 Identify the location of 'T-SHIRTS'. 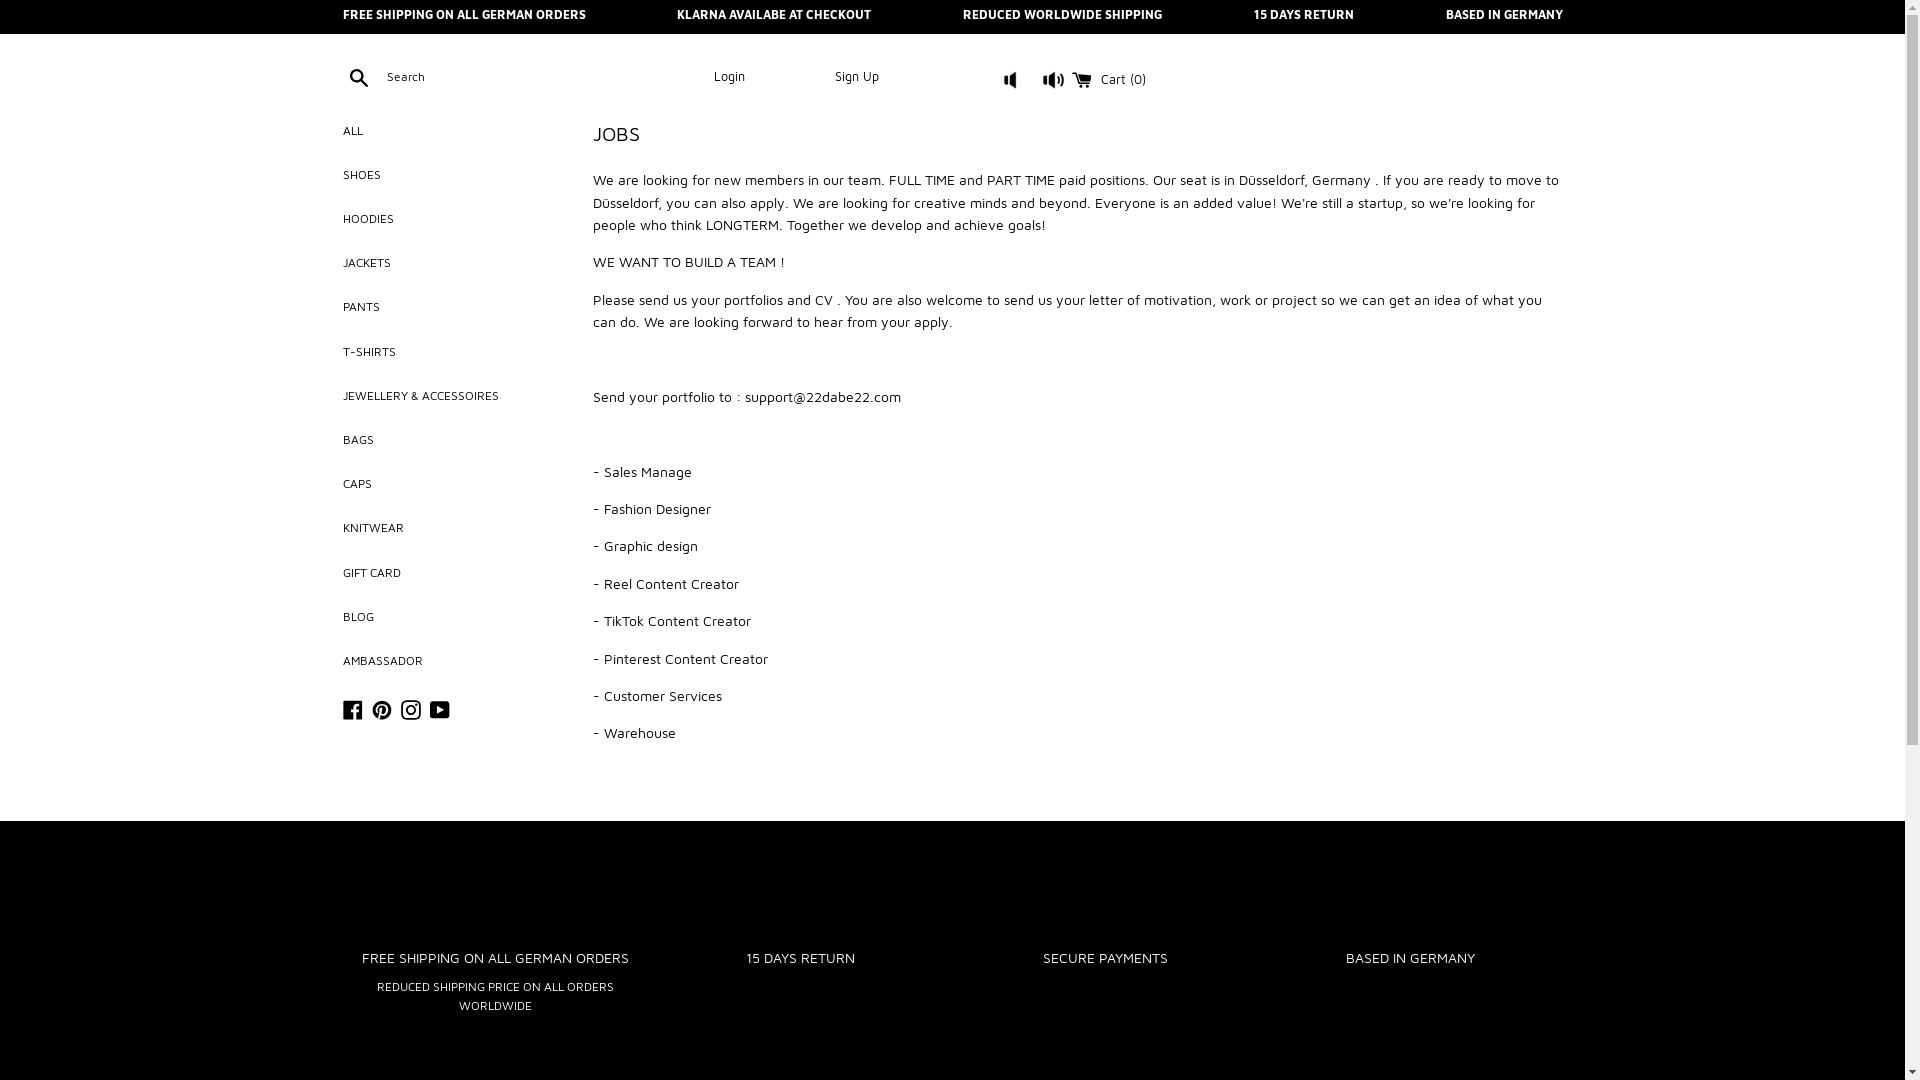
(341, 350).